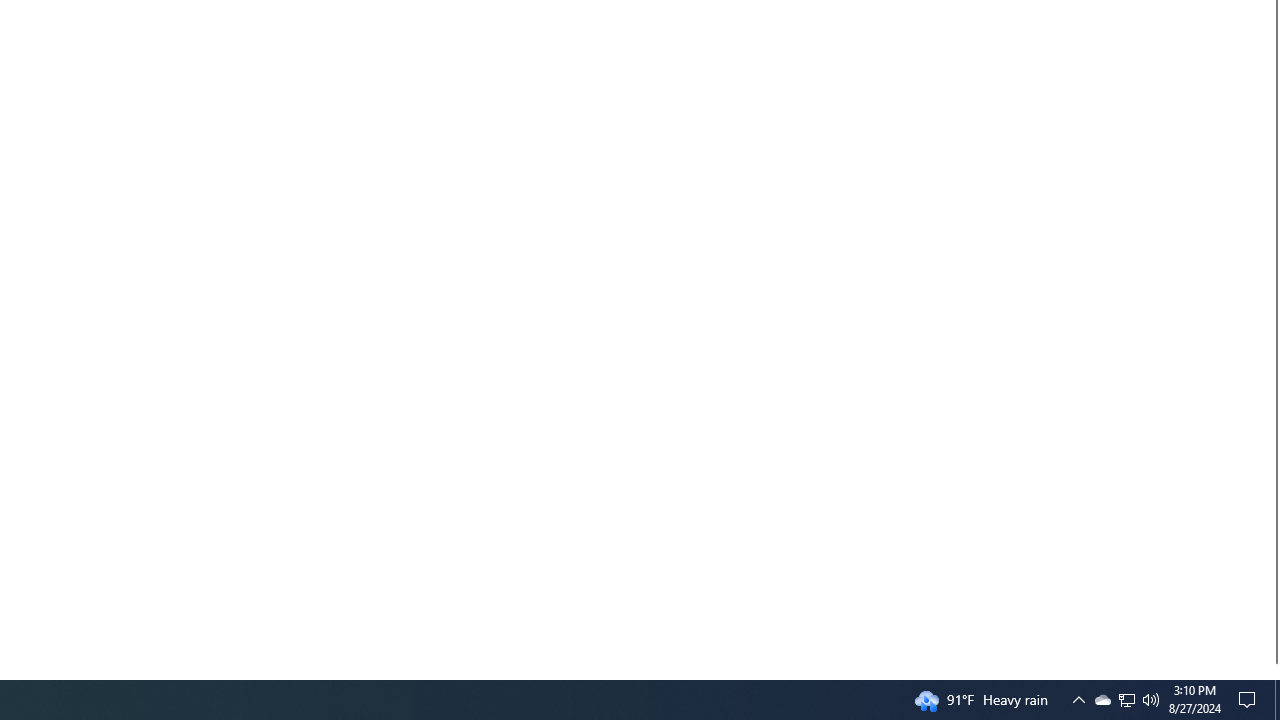 Image resolution: width=1280 pixels, height=720 pixels. I want to click on 'Show desktop', so click(1276, 698).